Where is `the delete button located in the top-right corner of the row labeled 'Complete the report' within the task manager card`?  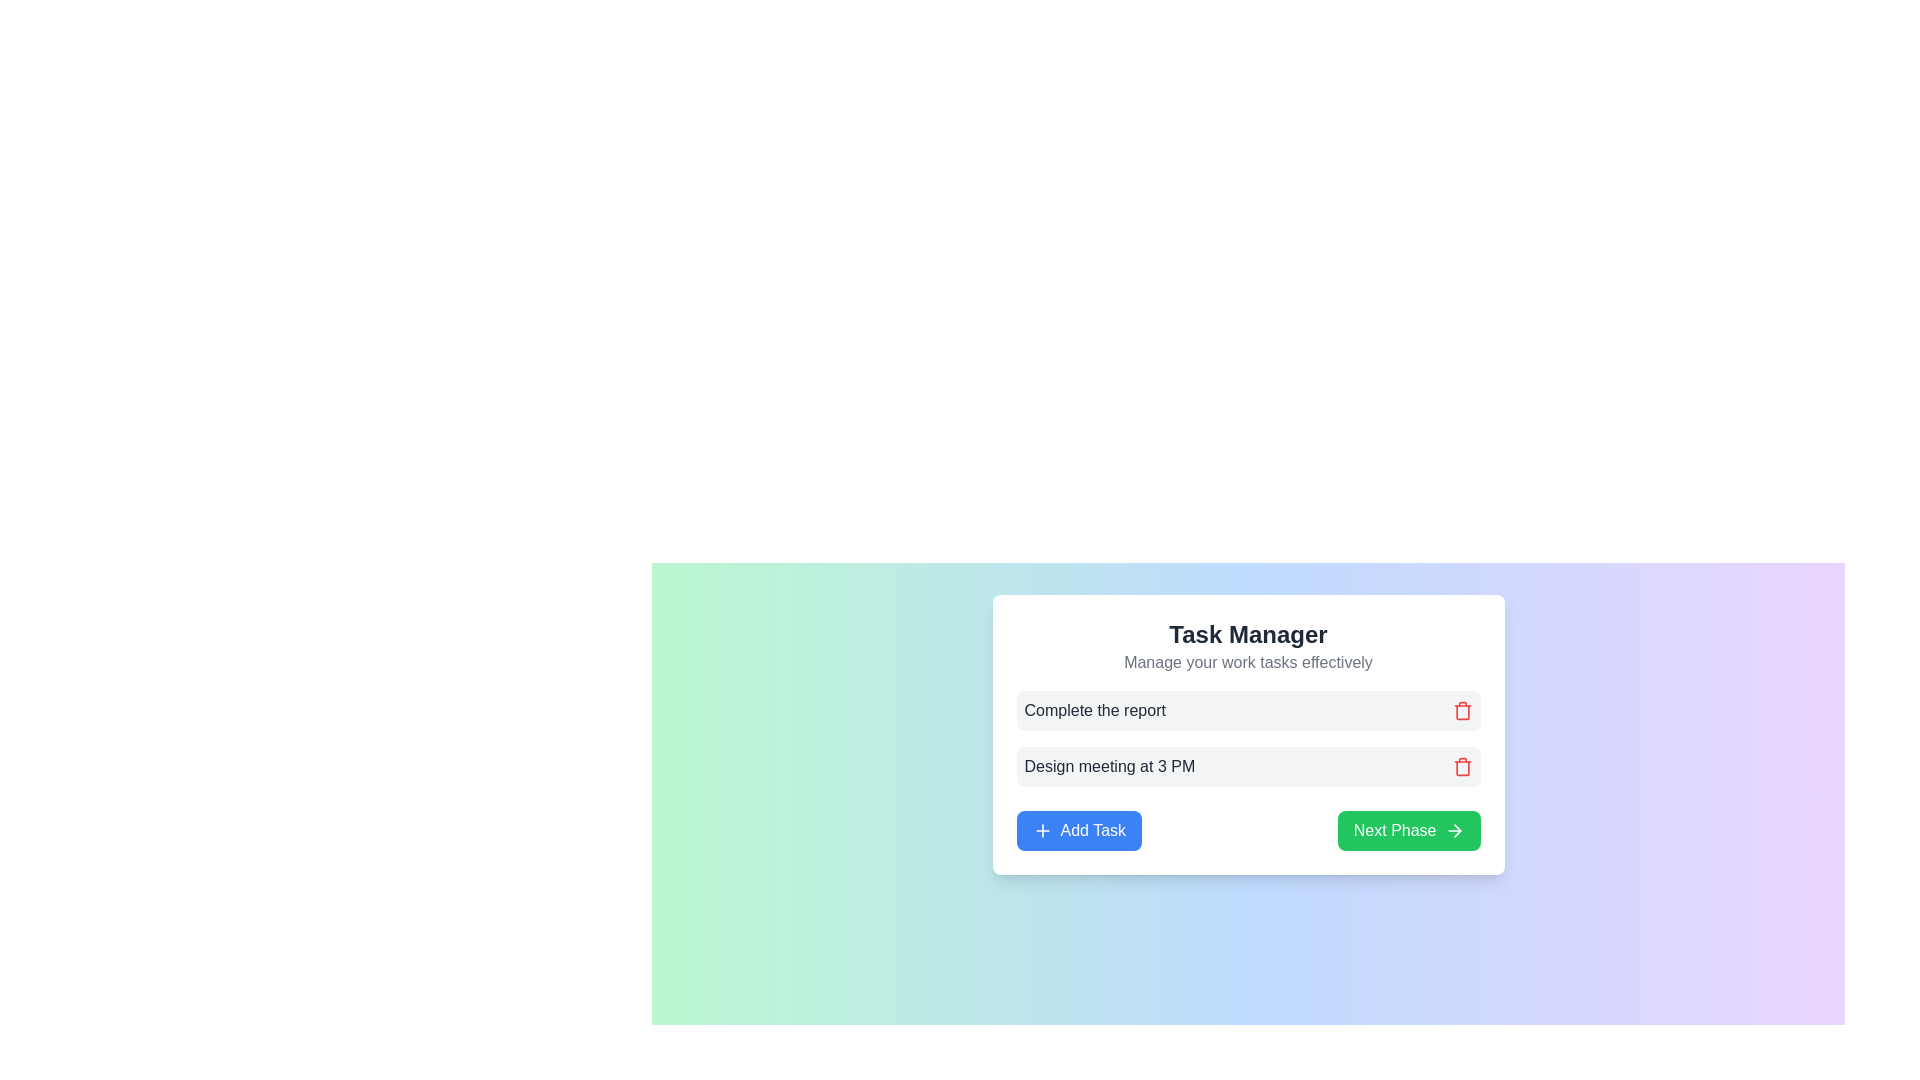
the delete button located in the top-right corner of the row labeled 'Complete the report' within the task manager card is located at coordinates (1462, 709).